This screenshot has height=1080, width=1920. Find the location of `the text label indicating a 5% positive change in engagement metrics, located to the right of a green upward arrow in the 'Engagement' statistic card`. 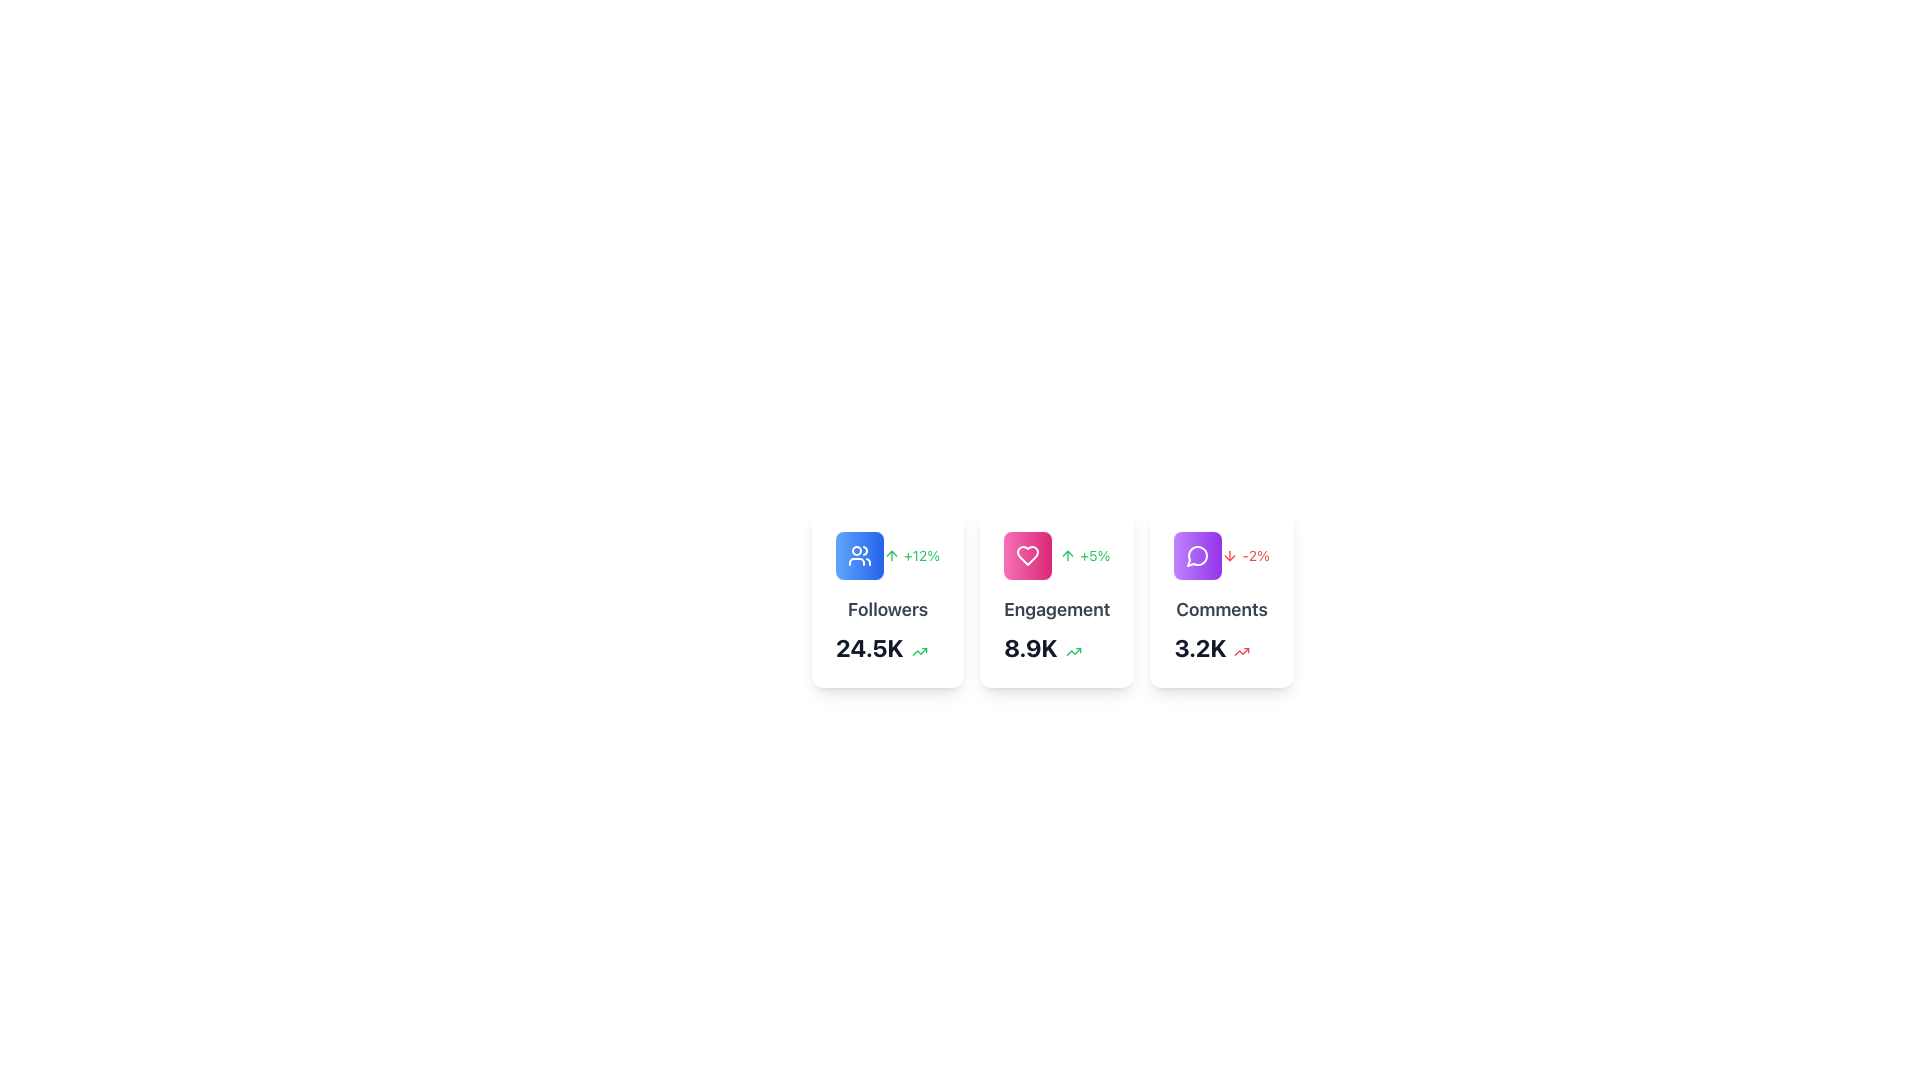

the text label indicating a 5% positive change in engagement metrics, located to the right of a green upward arrow in the 'Engagement' statistic card is located at coordinates (1056, 555).